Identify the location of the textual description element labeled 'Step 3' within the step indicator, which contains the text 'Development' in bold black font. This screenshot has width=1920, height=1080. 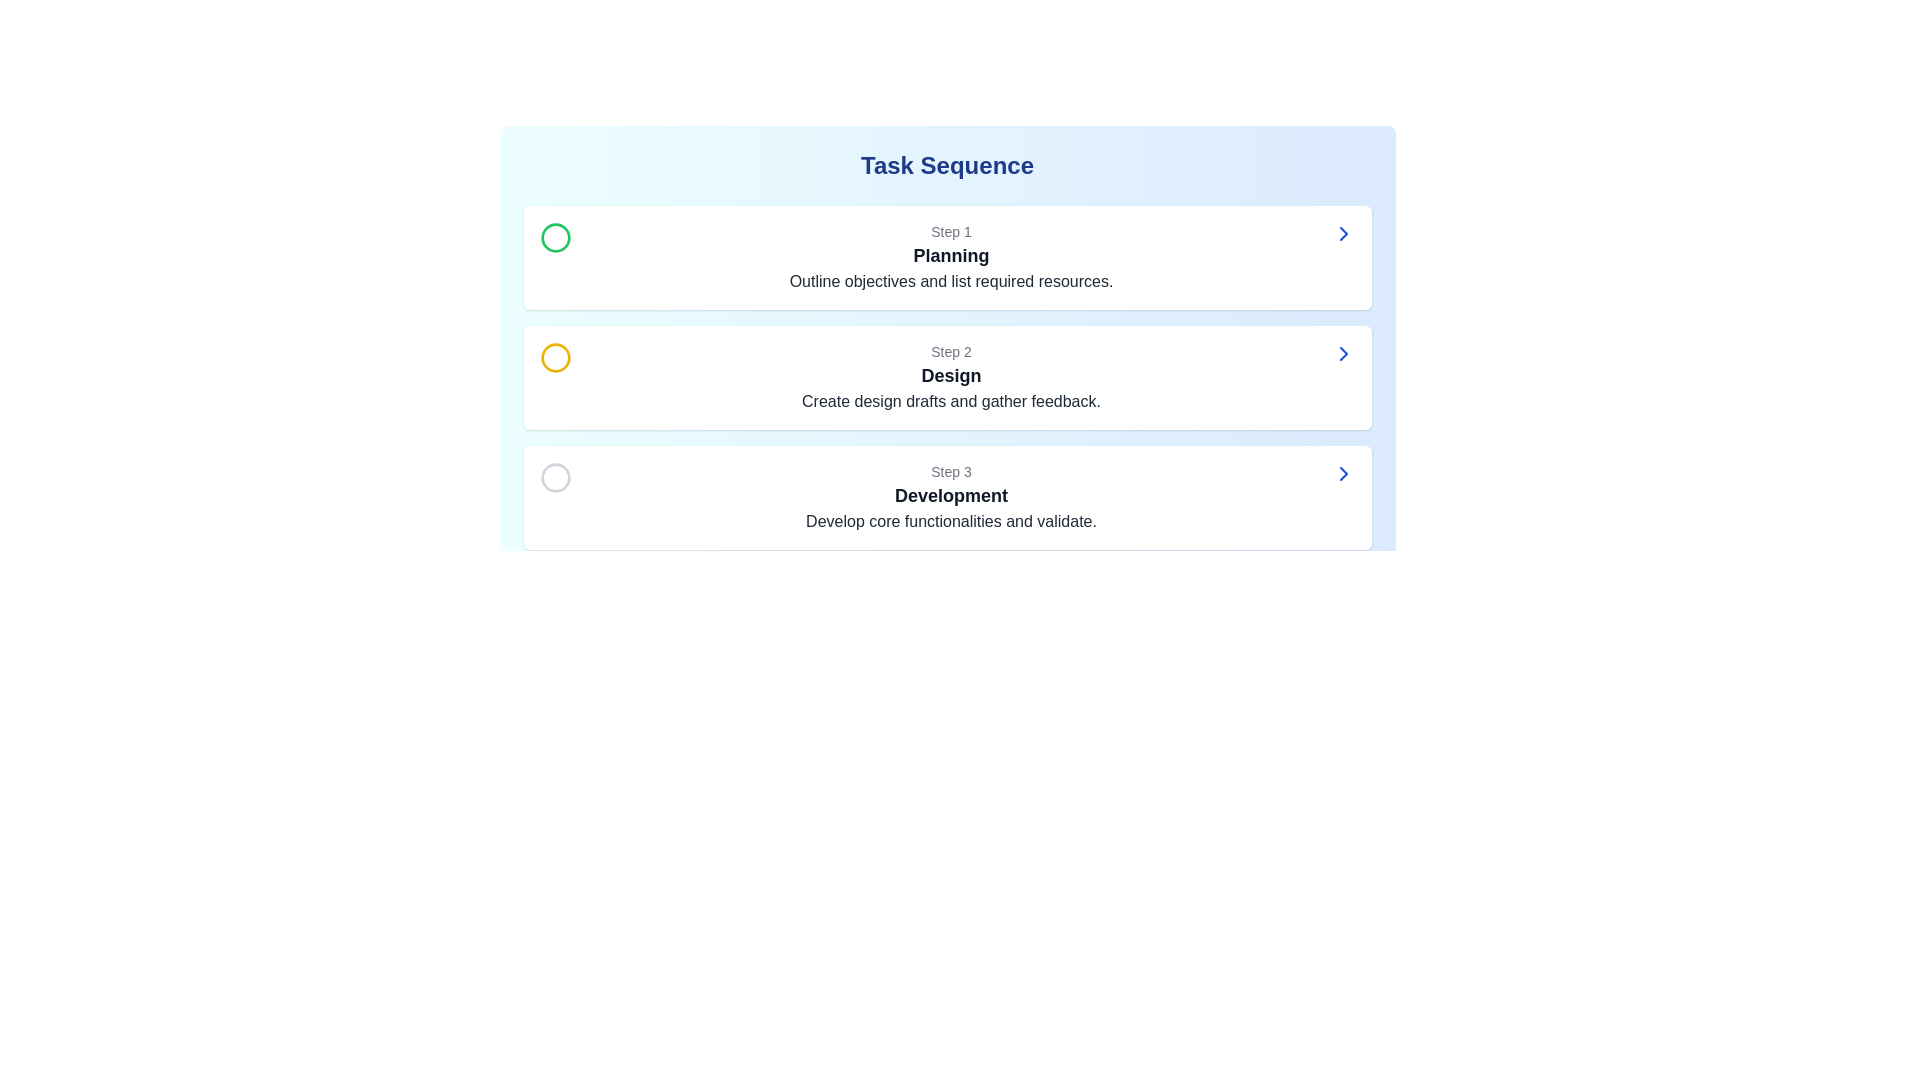
(950, 496).